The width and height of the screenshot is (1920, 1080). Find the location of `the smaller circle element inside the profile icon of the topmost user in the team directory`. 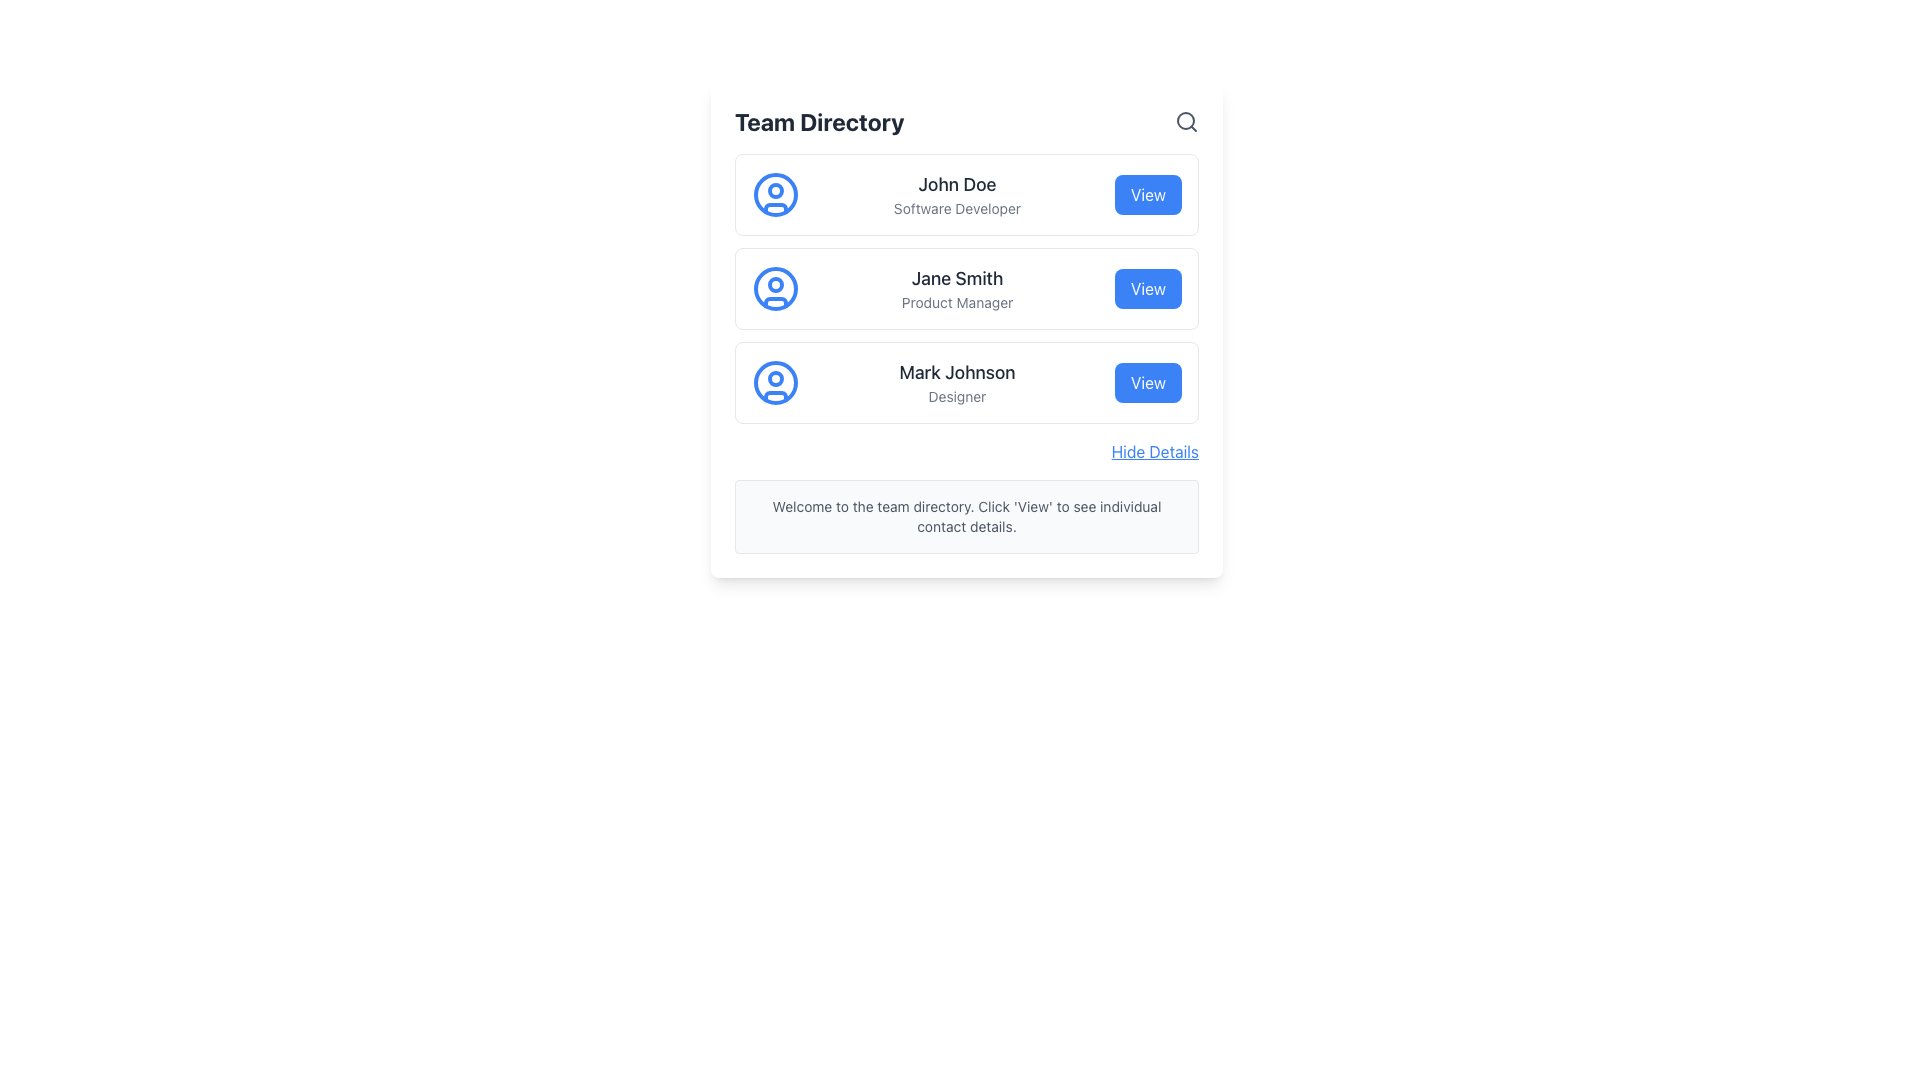

the smaller circle element inside the profile icon of the topmost user in the team directory is located at coordinates (775, 191).